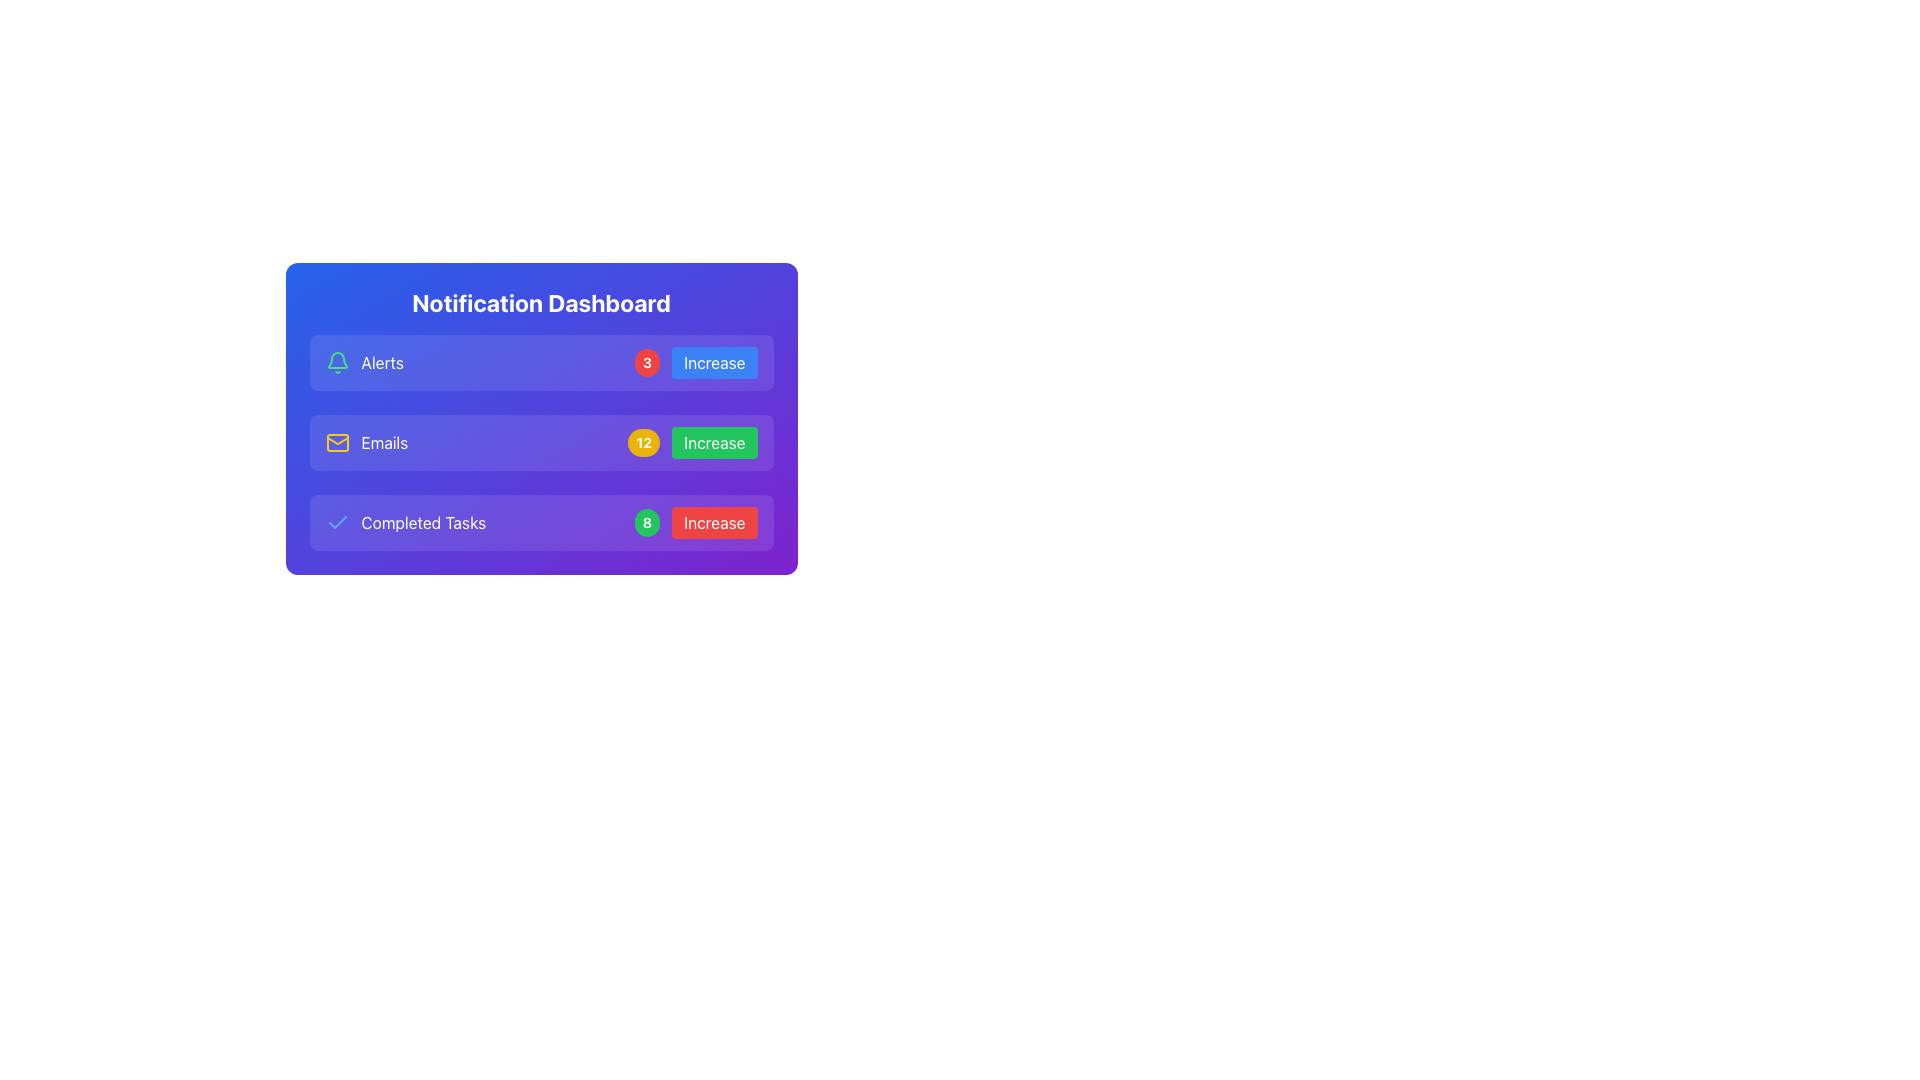 The image size is (1920, 1080). Describe the element at coordinates (714, 522) in the screenshot. I see `the 'Increase' button with a red background and rounded corners in the 'Completed Tasks' section of the 'Notification Dashboard' to change its color` at that location.